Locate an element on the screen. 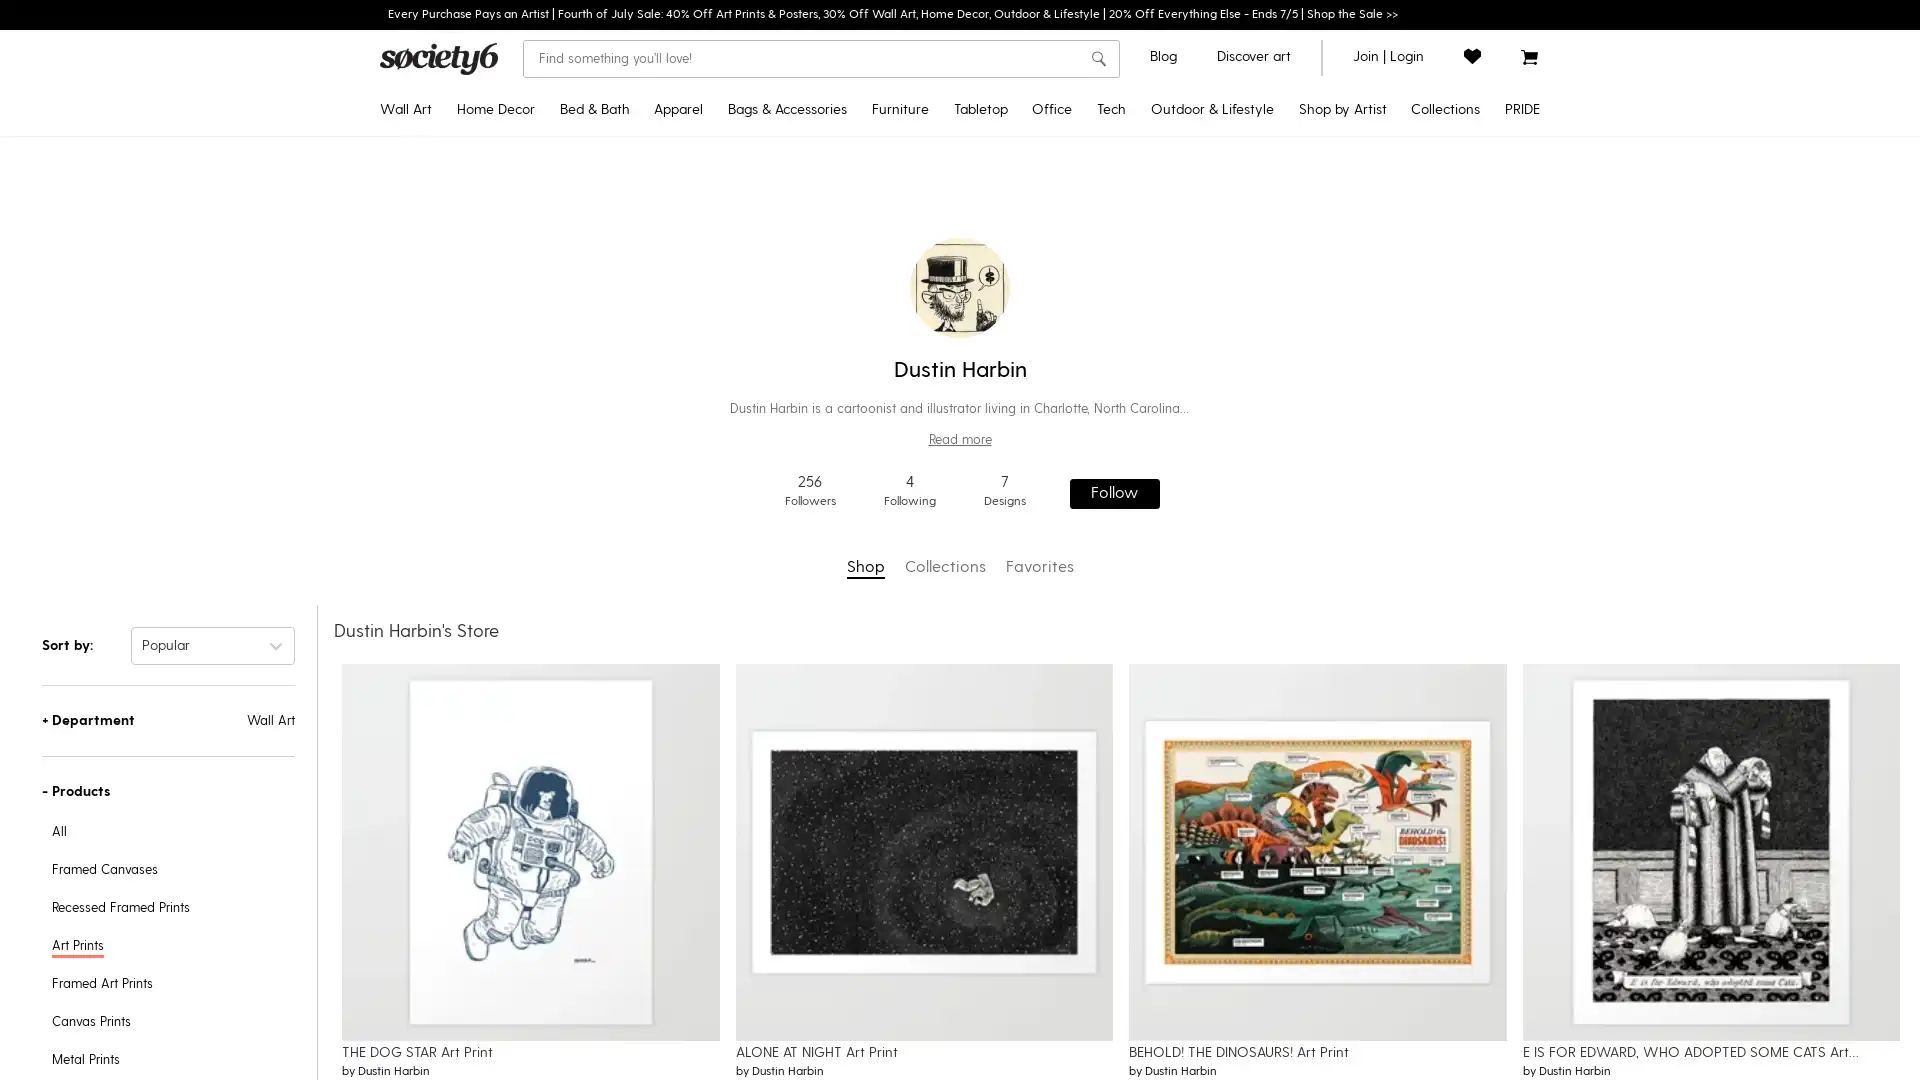 This screenshot has width=1920, height=1080. Picnic Blankets is located at coordinates (1238, 483).